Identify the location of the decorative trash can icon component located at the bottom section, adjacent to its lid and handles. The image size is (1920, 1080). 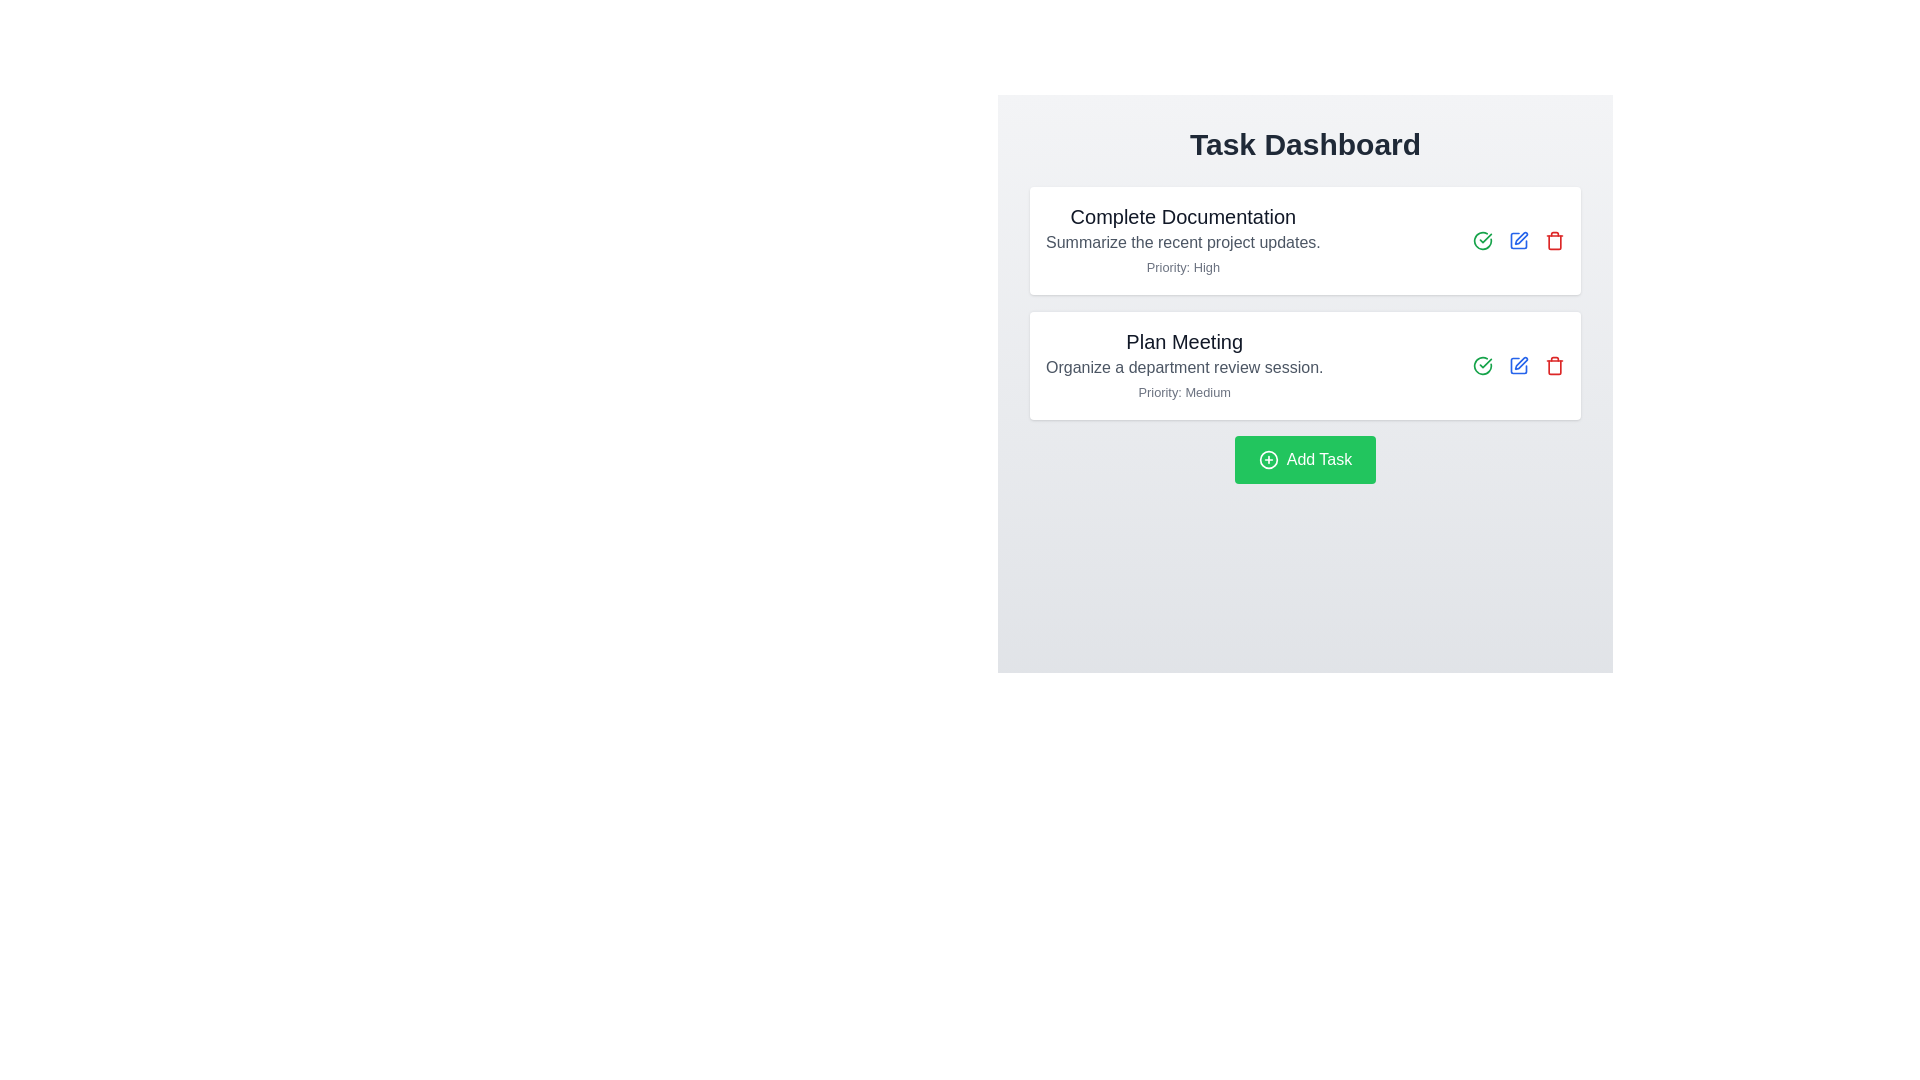
(1554, 366).